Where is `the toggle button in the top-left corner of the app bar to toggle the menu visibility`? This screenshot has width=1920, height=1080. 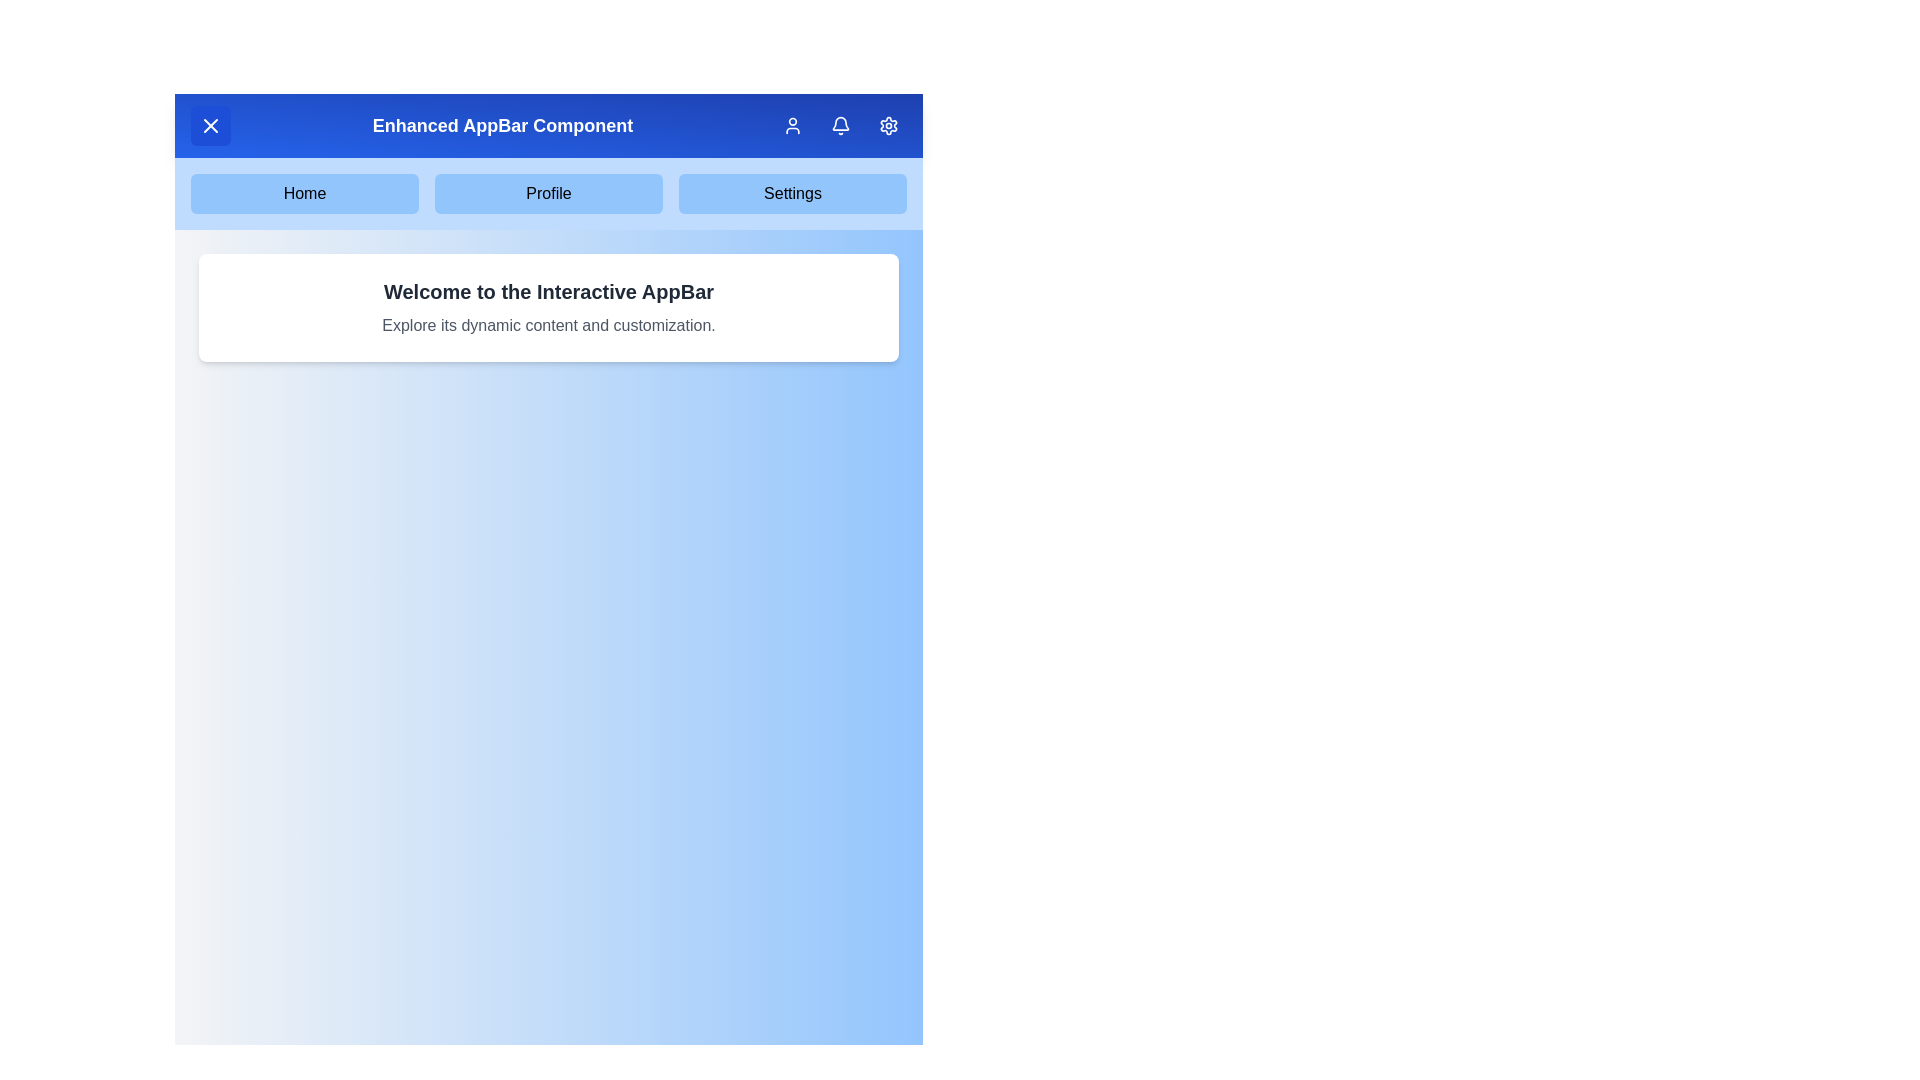
the toggle button in the top-left corner of the app bar to toggle the menu visibility is located at coordinates (211, 126).